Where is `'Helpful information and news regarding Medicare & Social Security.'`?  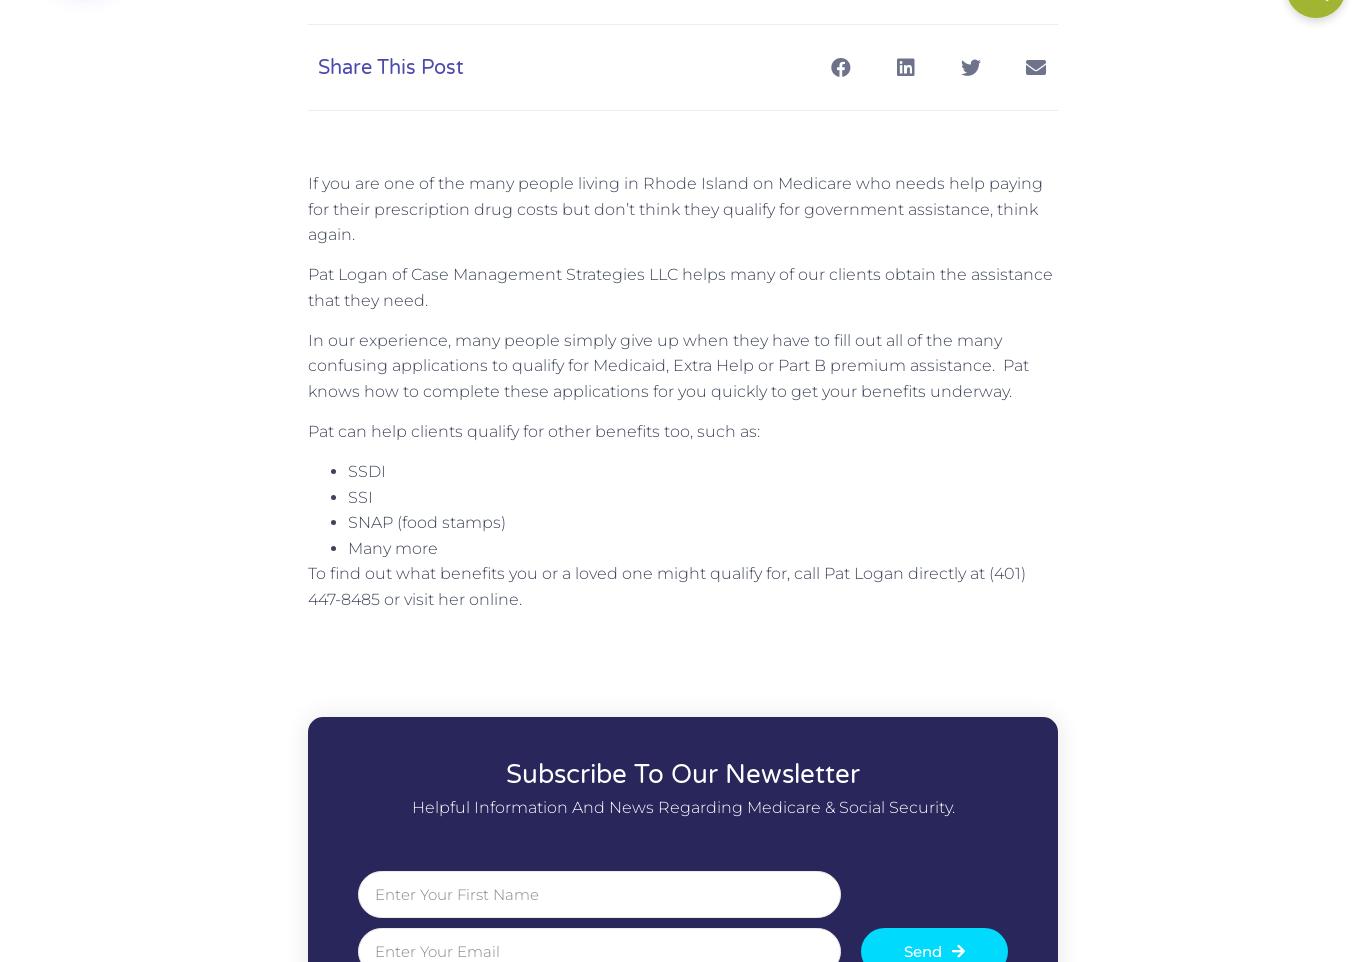
'Helpful information and news regarding Medicare & Social Security.' is located at coordinates (681, 805).